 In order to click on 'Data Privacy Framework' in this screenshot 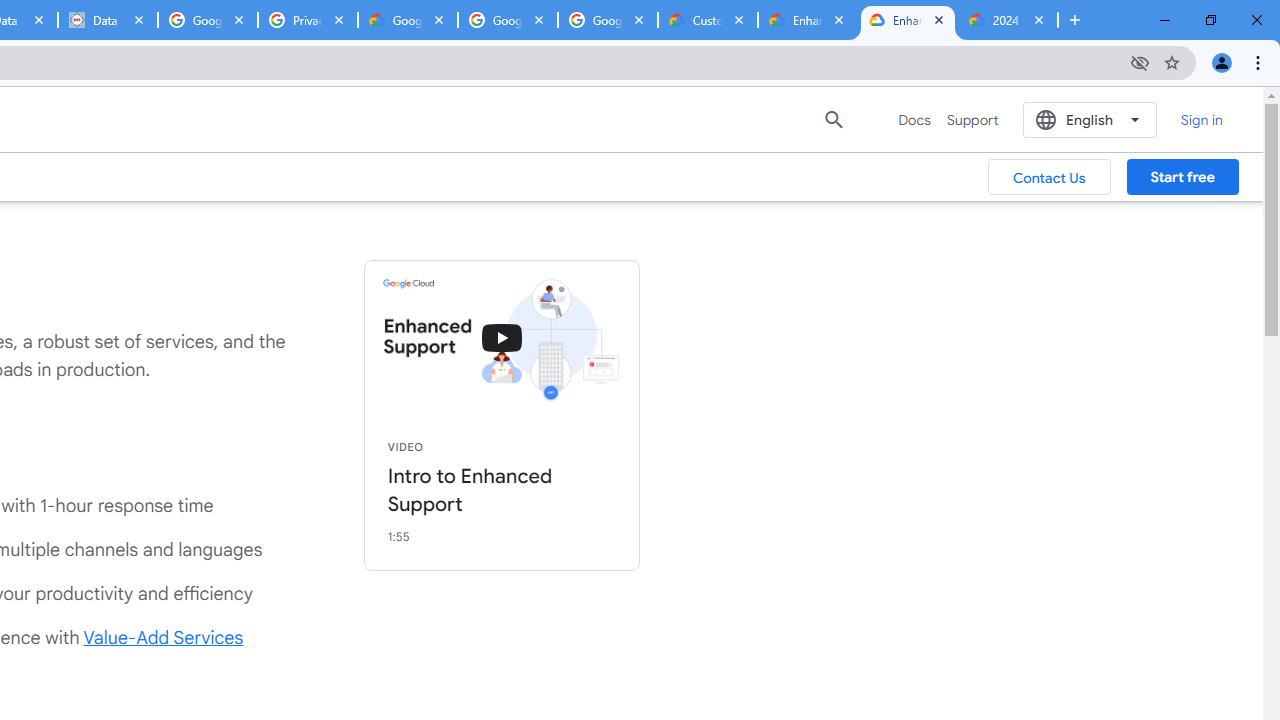, I will do `click(106, 20)`.